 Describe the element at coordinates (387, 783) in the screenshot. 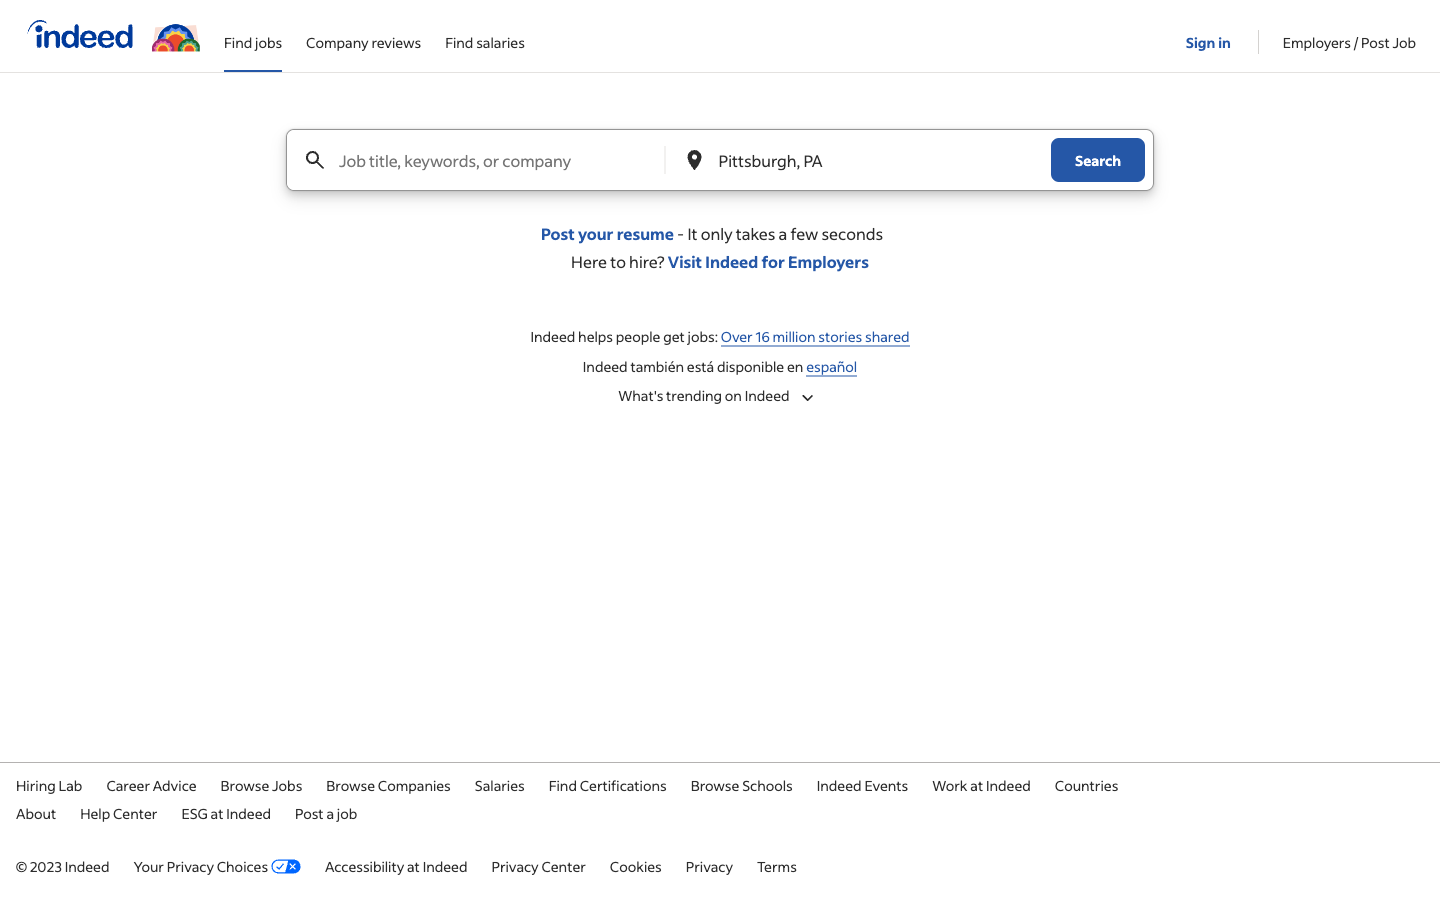

I see `Look for firms that are currently hiring` at that location.